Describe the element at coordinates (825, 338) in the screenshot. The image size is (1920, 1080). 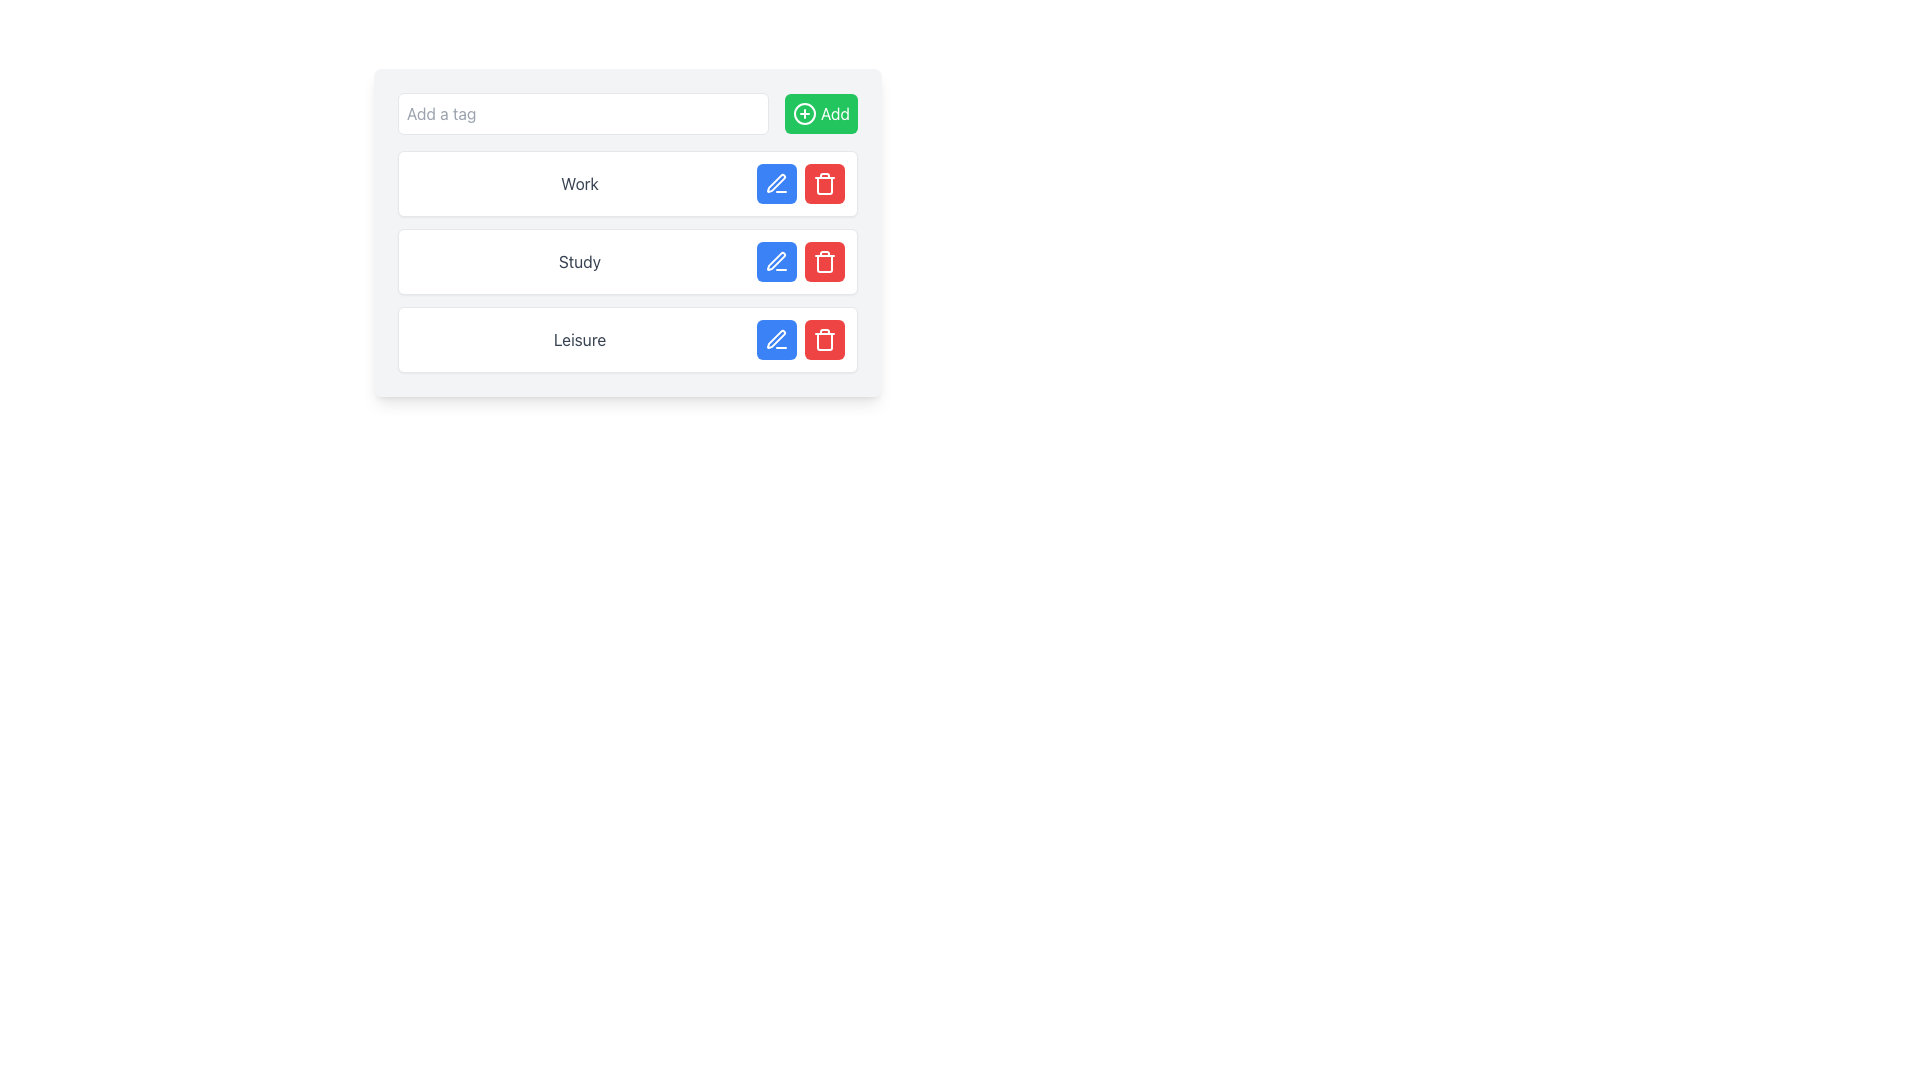
I see `the delete icon button within the red circular button aligned to the right side of the row labeled 'Leisure'` at that location.